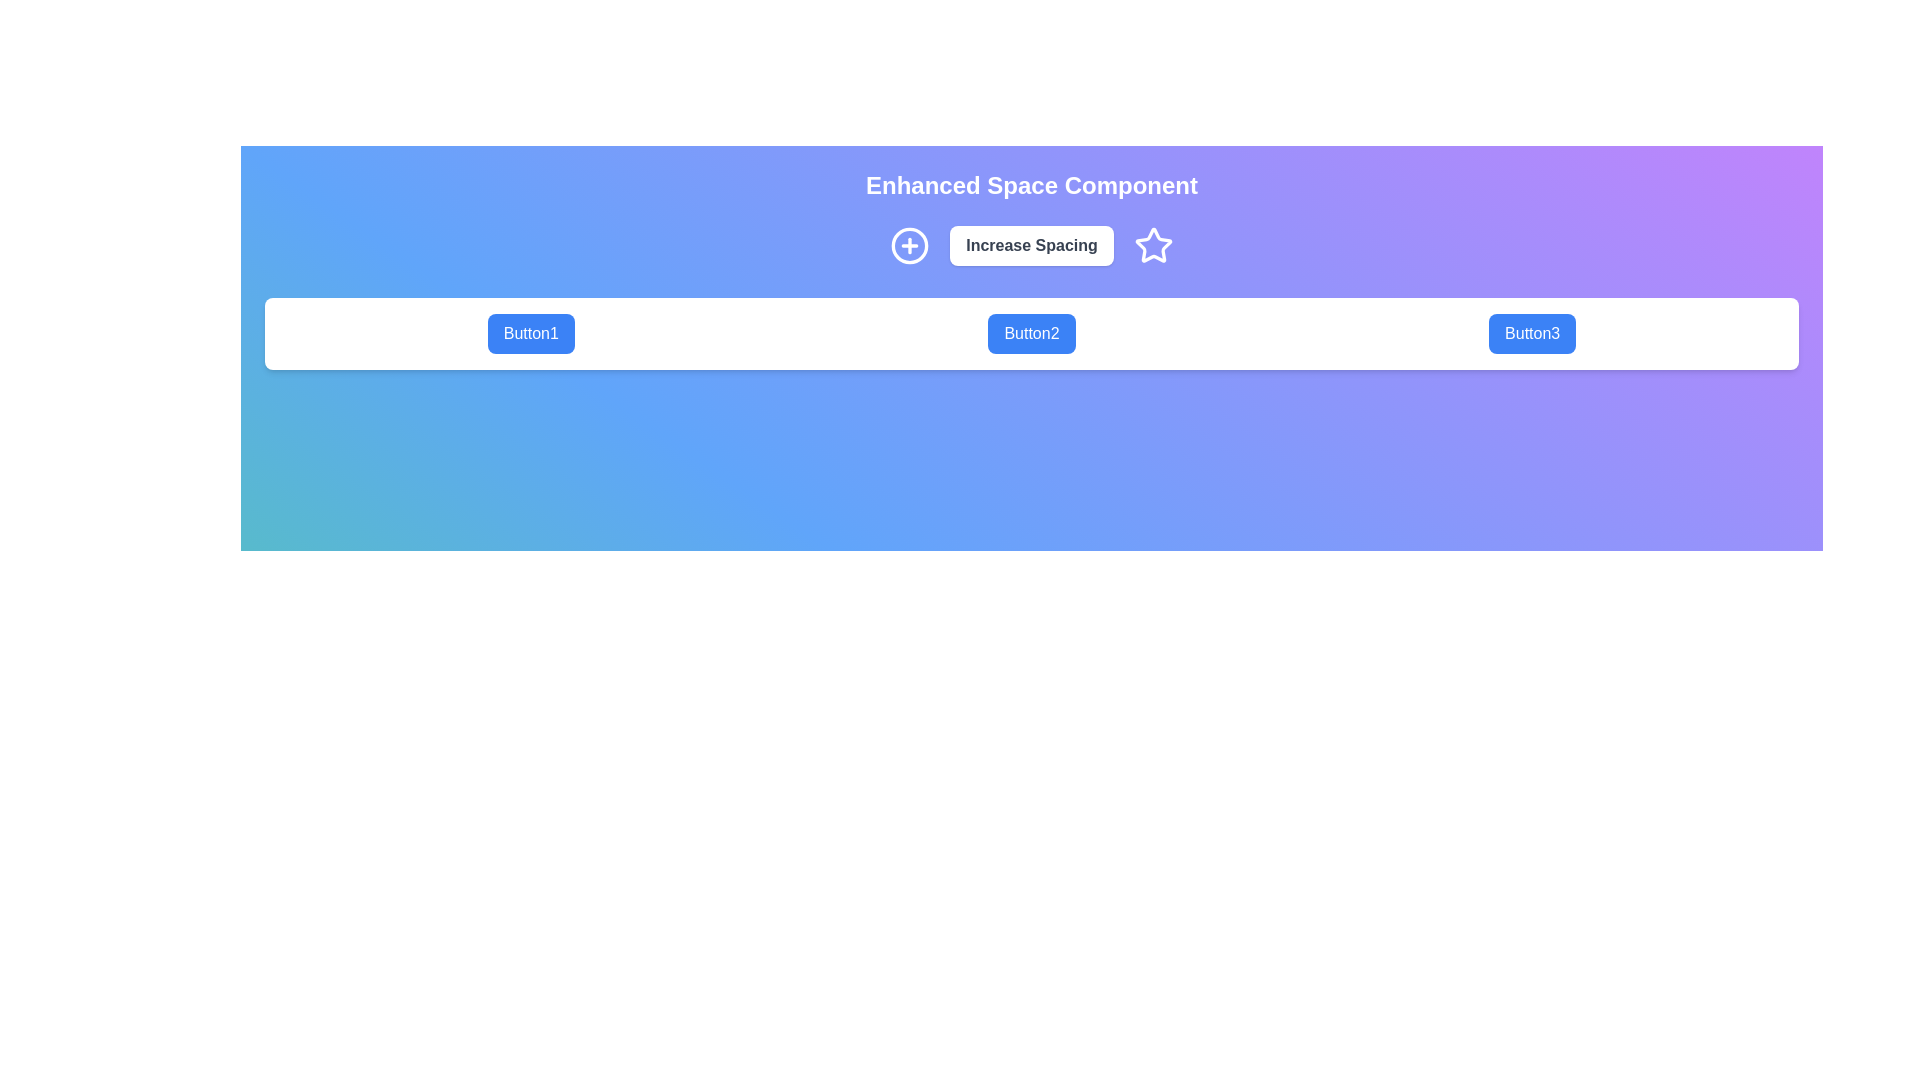  I want to click on the rectangular button labeled 'Button1' with a blue background, so click(531, 333).